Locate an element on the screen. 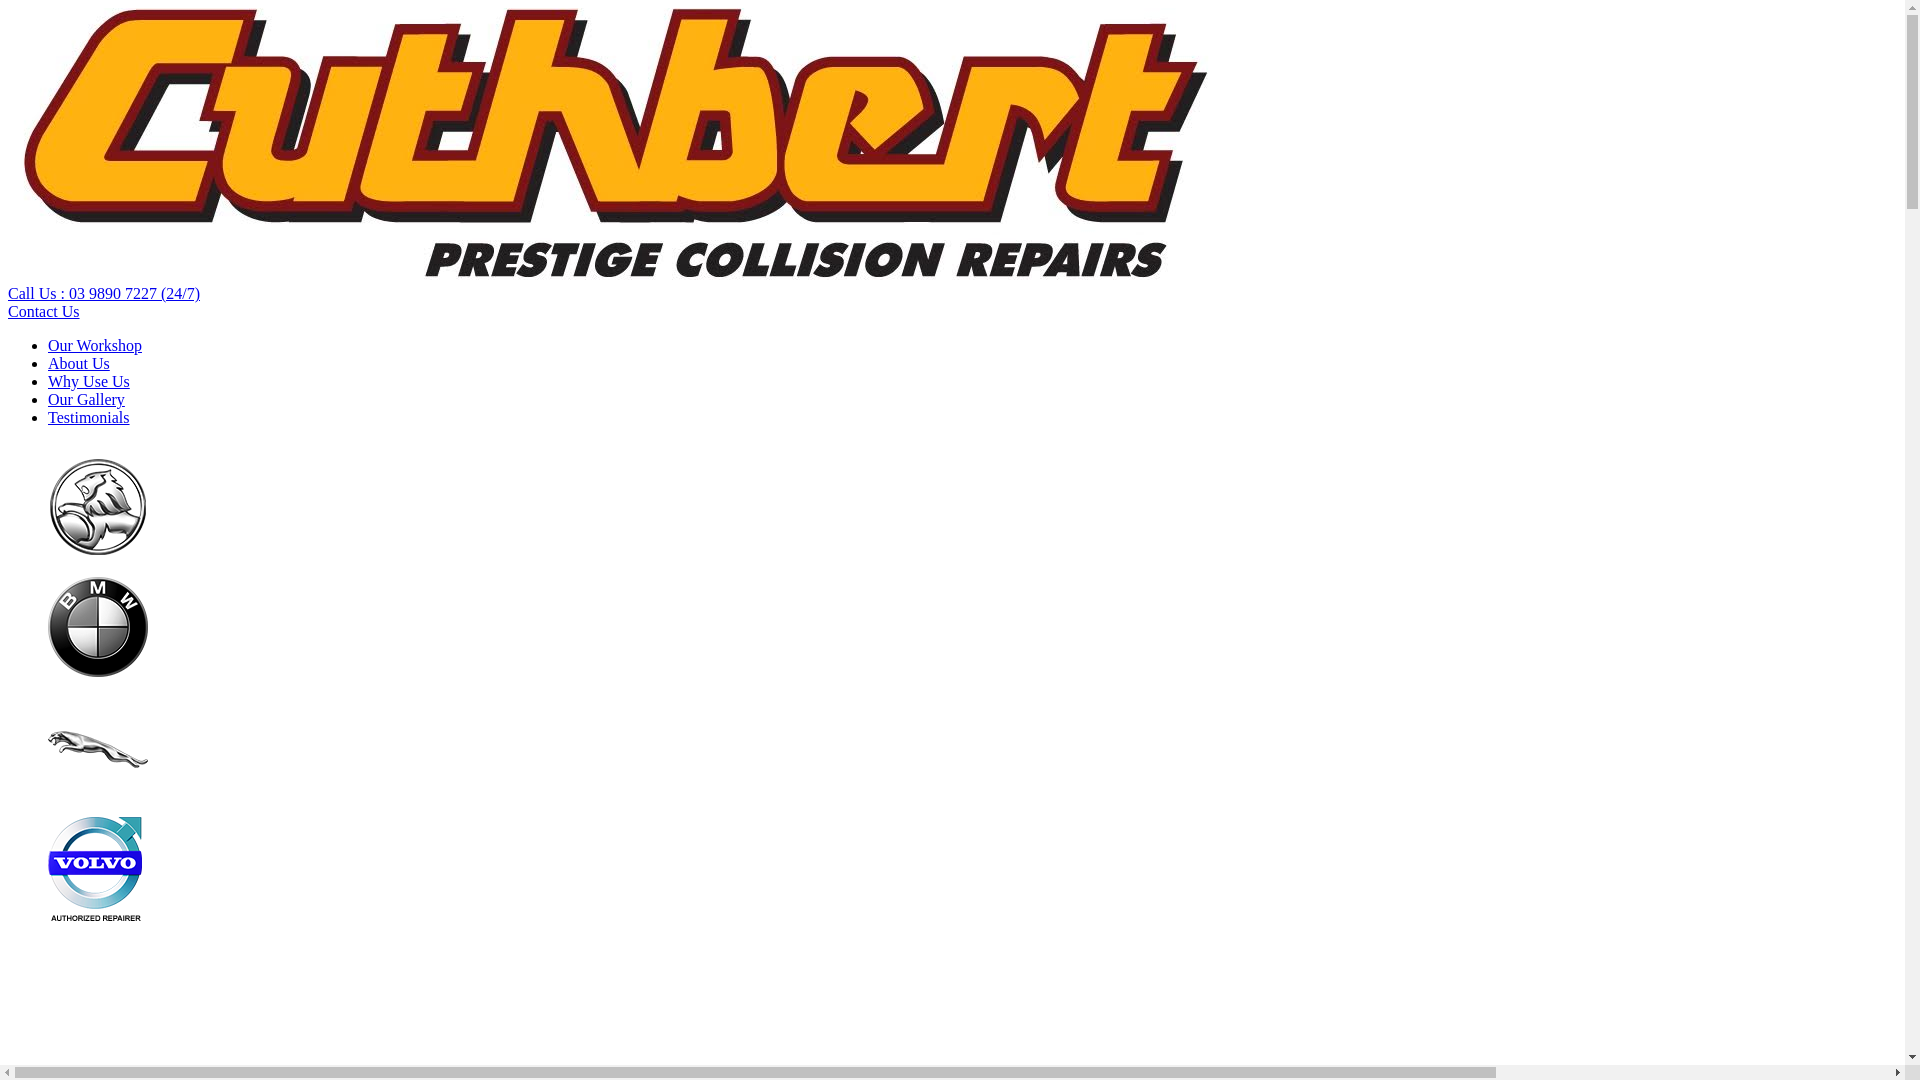 This screenshot has height=1080, width=1920. 'Call Us : 03 9890 7227 (24/7)' is located at coordinates (103, 293).